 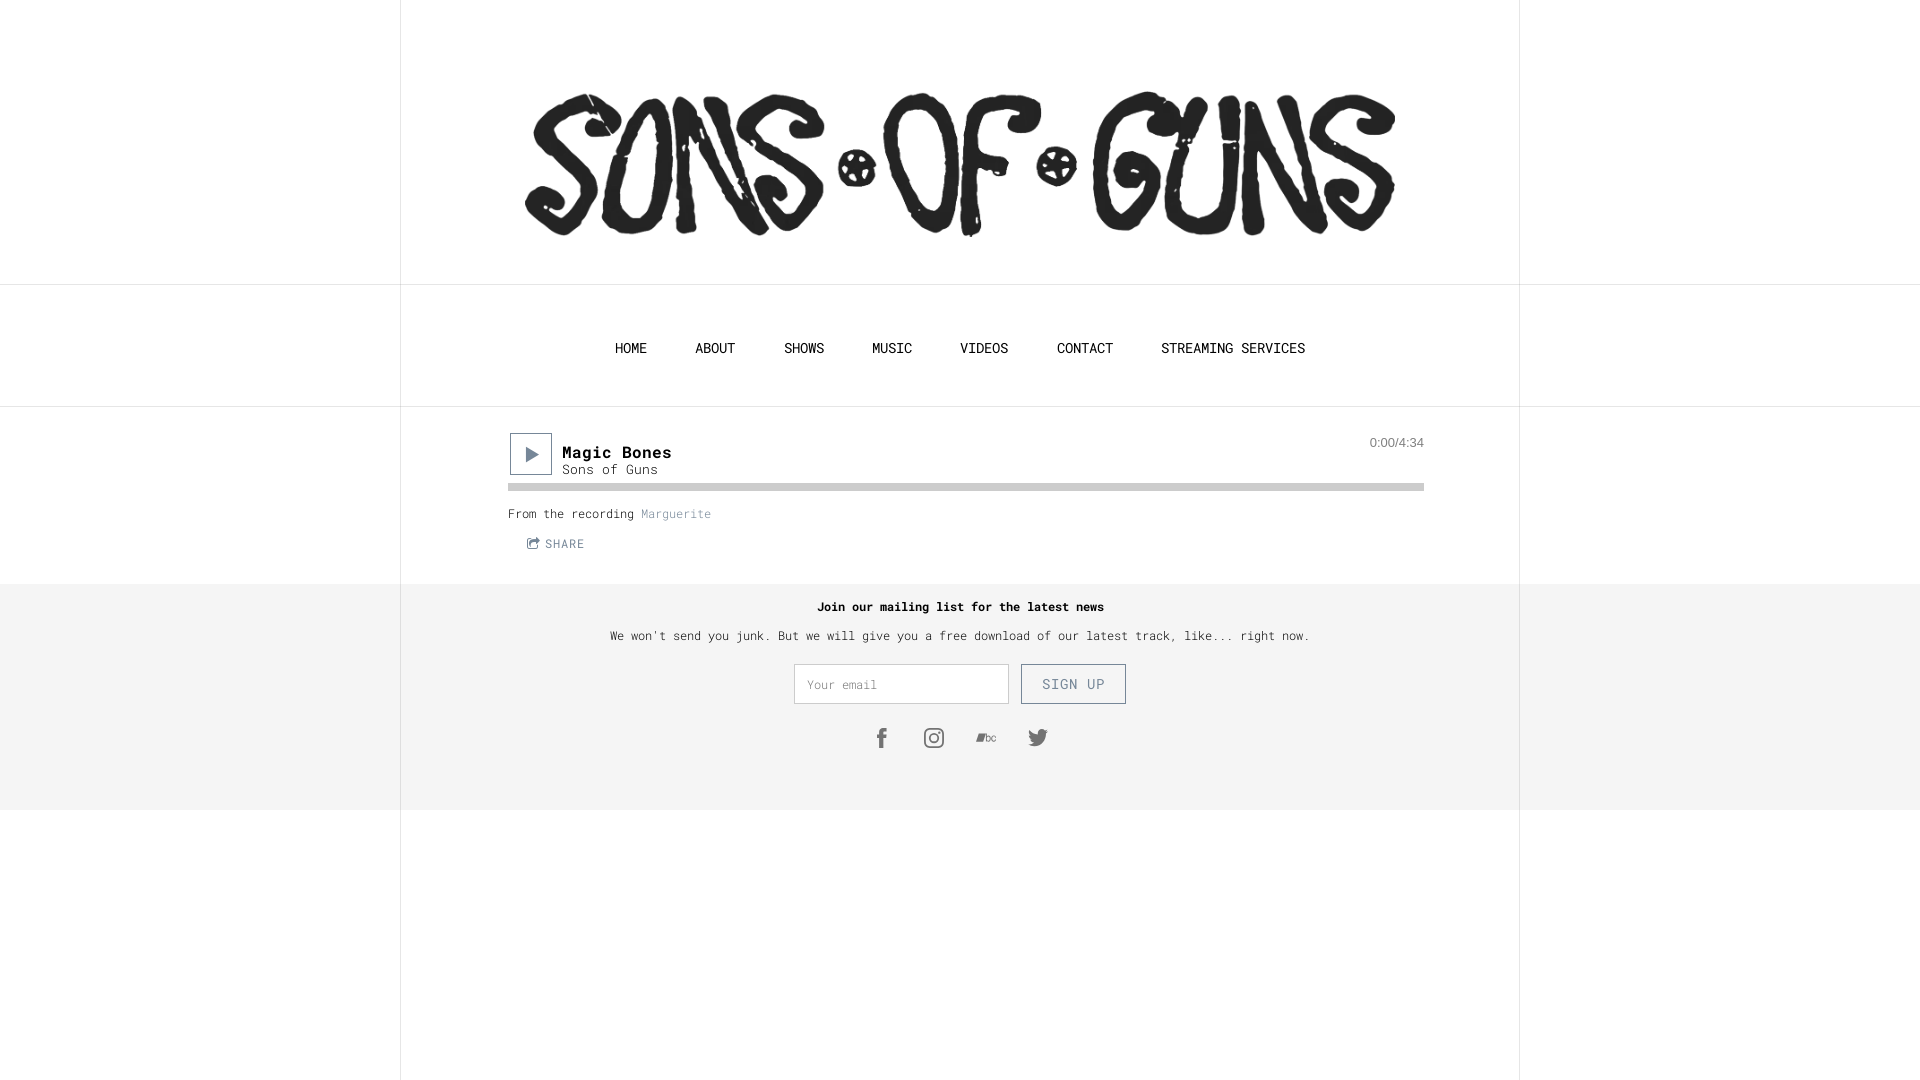 I want to click on 'ABOUT', so click(x=715, y=346).